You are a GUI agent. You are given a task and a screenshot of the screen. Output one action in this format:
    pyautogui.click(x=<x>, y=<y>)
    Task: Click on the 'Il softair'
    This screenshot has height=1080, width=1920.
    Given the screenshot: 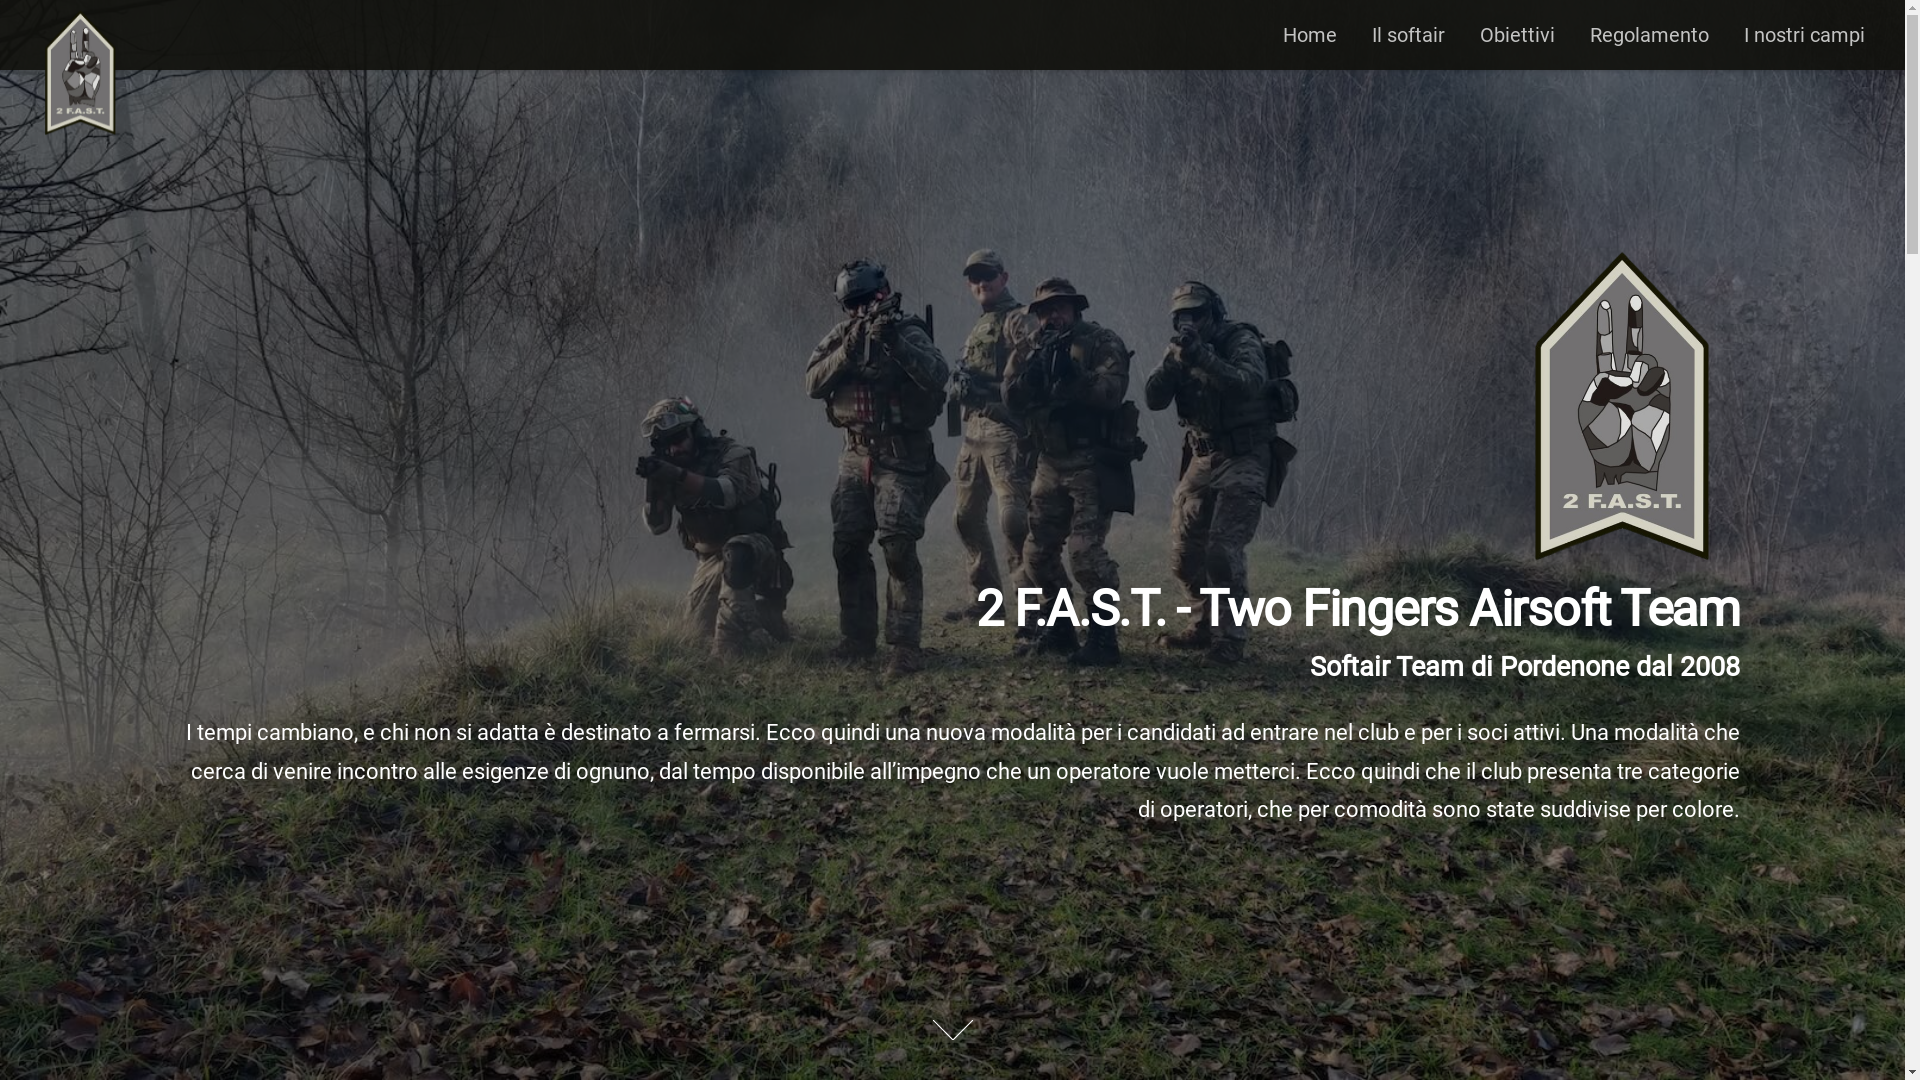 What is the action you would take?
    pyautogui.click(x=1407, y=34)
    